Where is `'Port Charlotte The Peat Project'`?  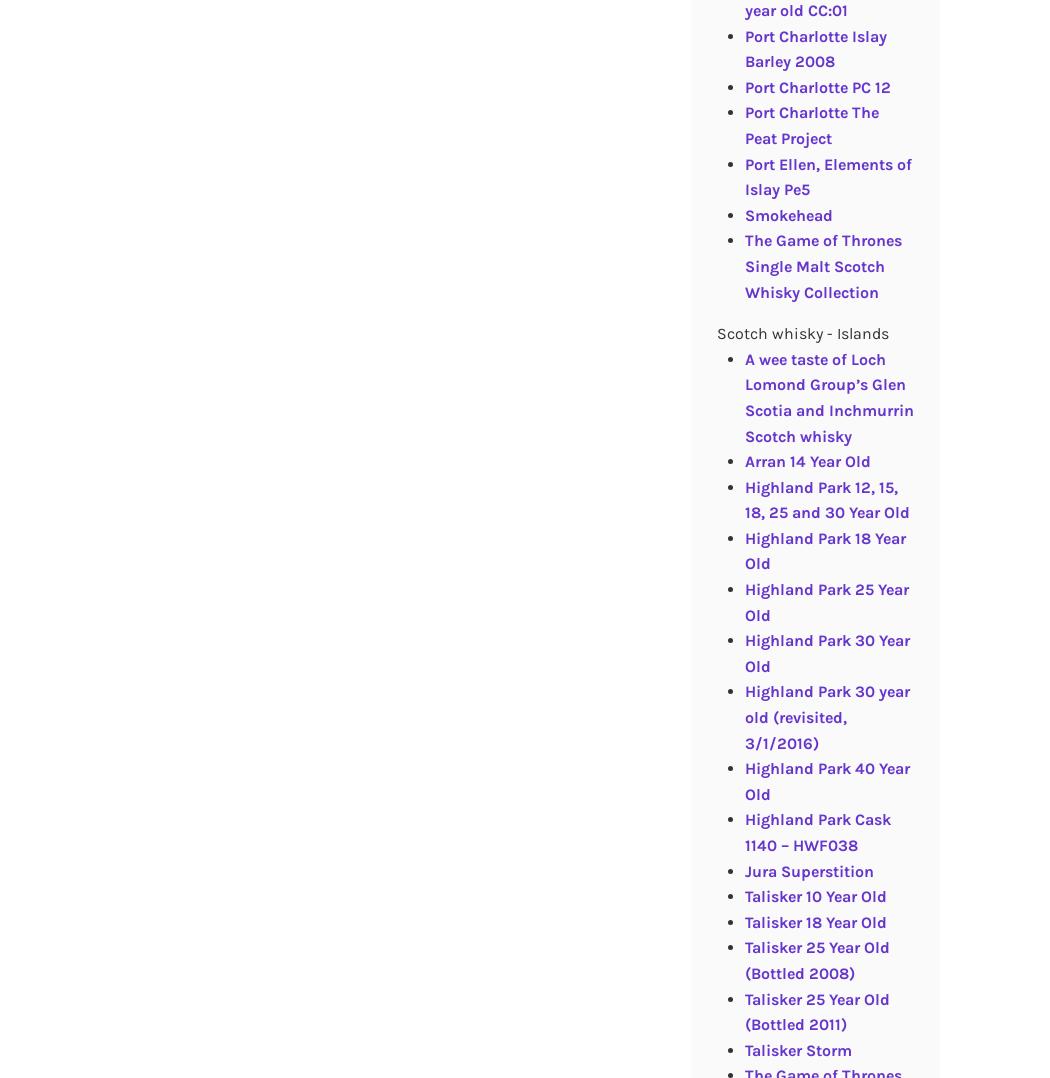
'Port Charlotte The Peat Project' is located at coordinates (810, 125).